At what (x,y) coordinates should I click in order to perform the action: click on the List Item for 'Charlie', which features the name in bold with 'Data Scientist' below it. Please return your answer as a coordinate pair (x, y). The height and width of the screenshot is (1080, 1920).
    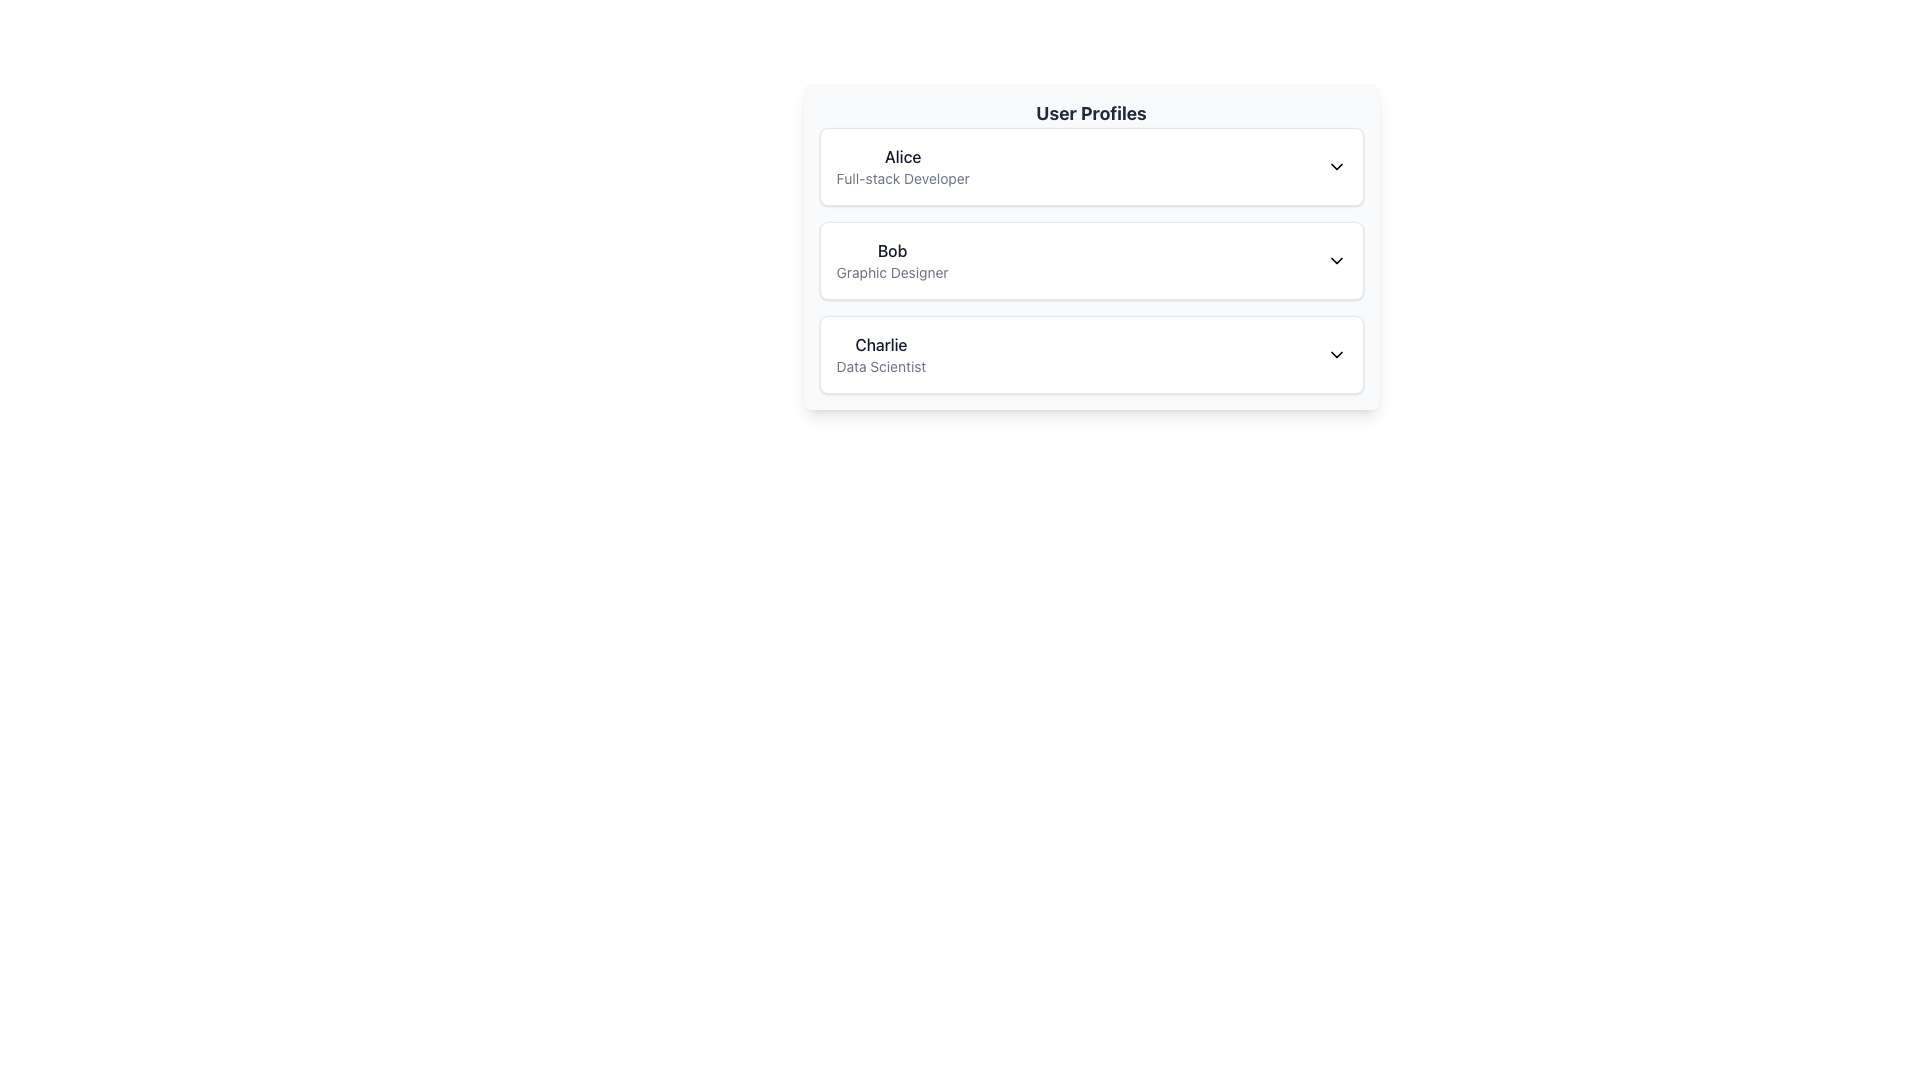
    Looking at the image, I should click on (1090, 353).